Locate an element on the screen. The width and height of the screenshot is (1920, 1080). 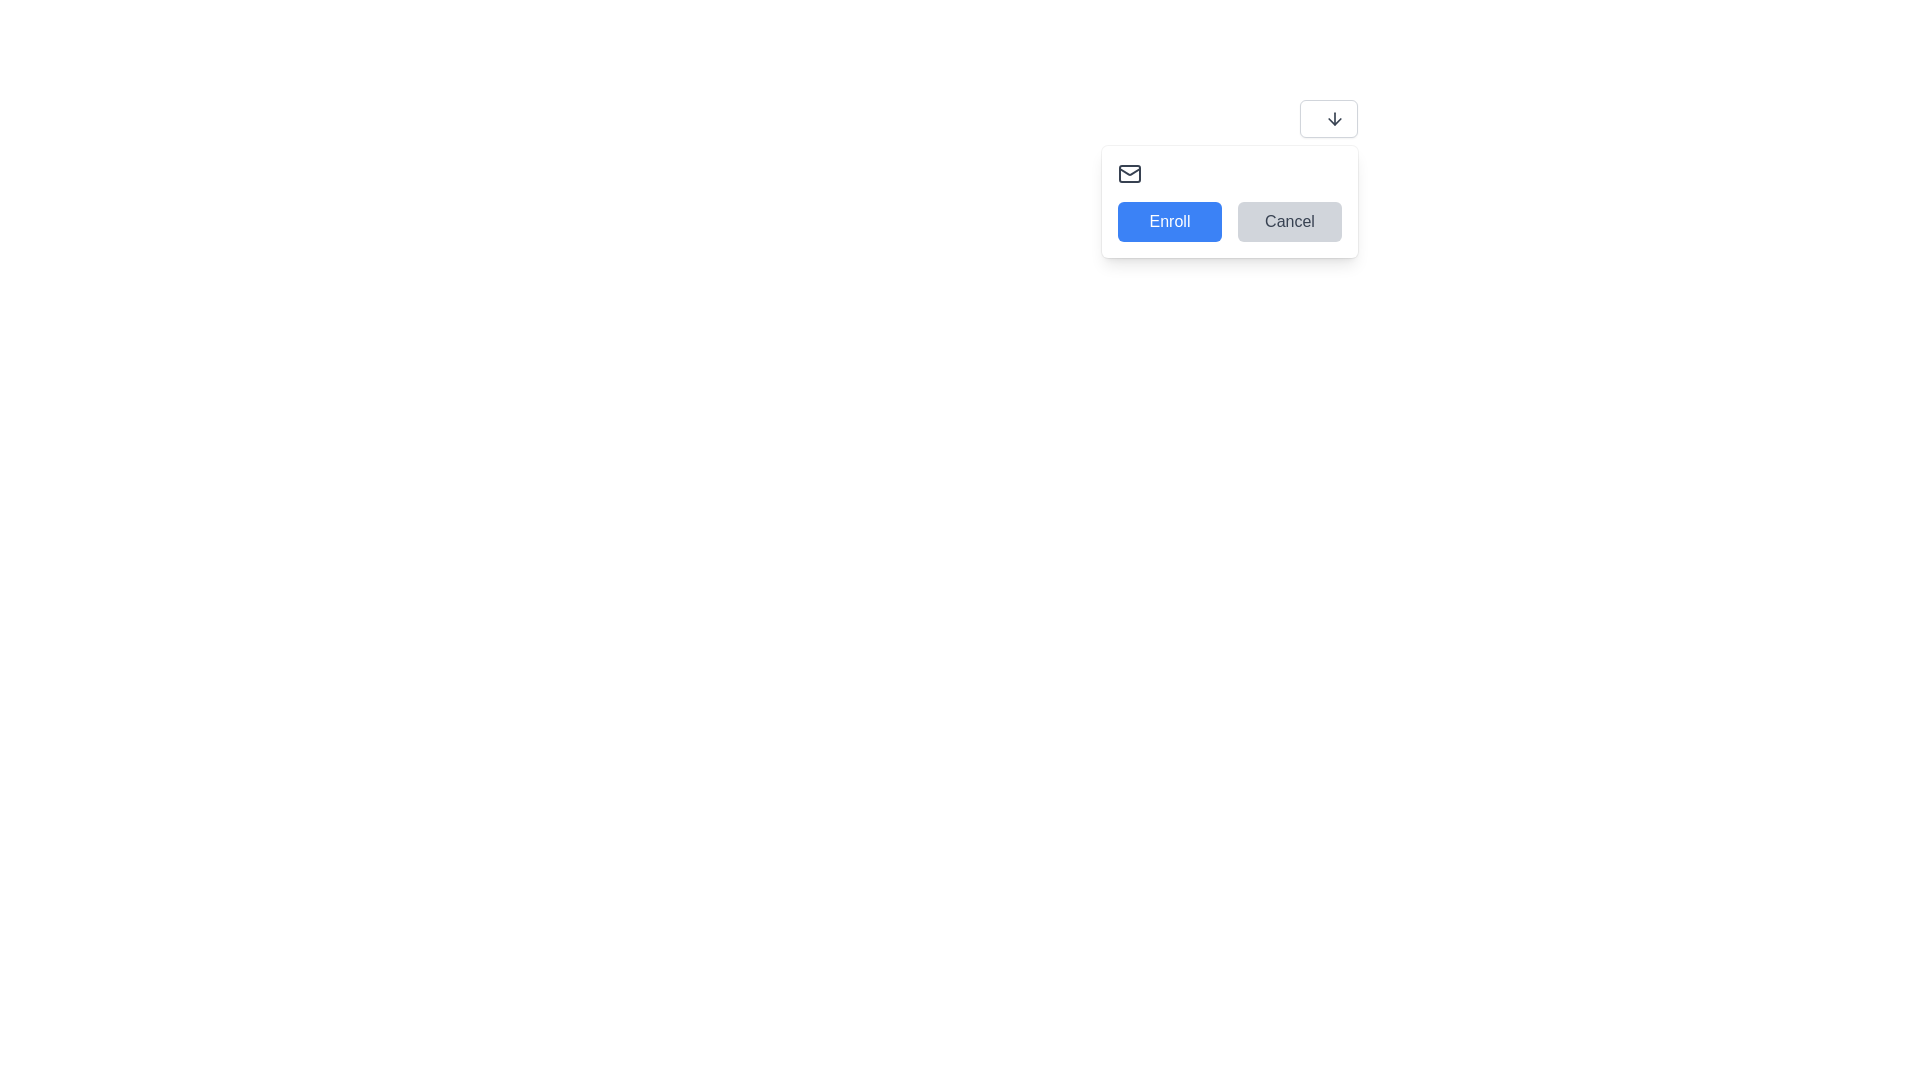
the rounded rectangular blue button labeled 'Enroll' is located at coordinates (1170, 222).